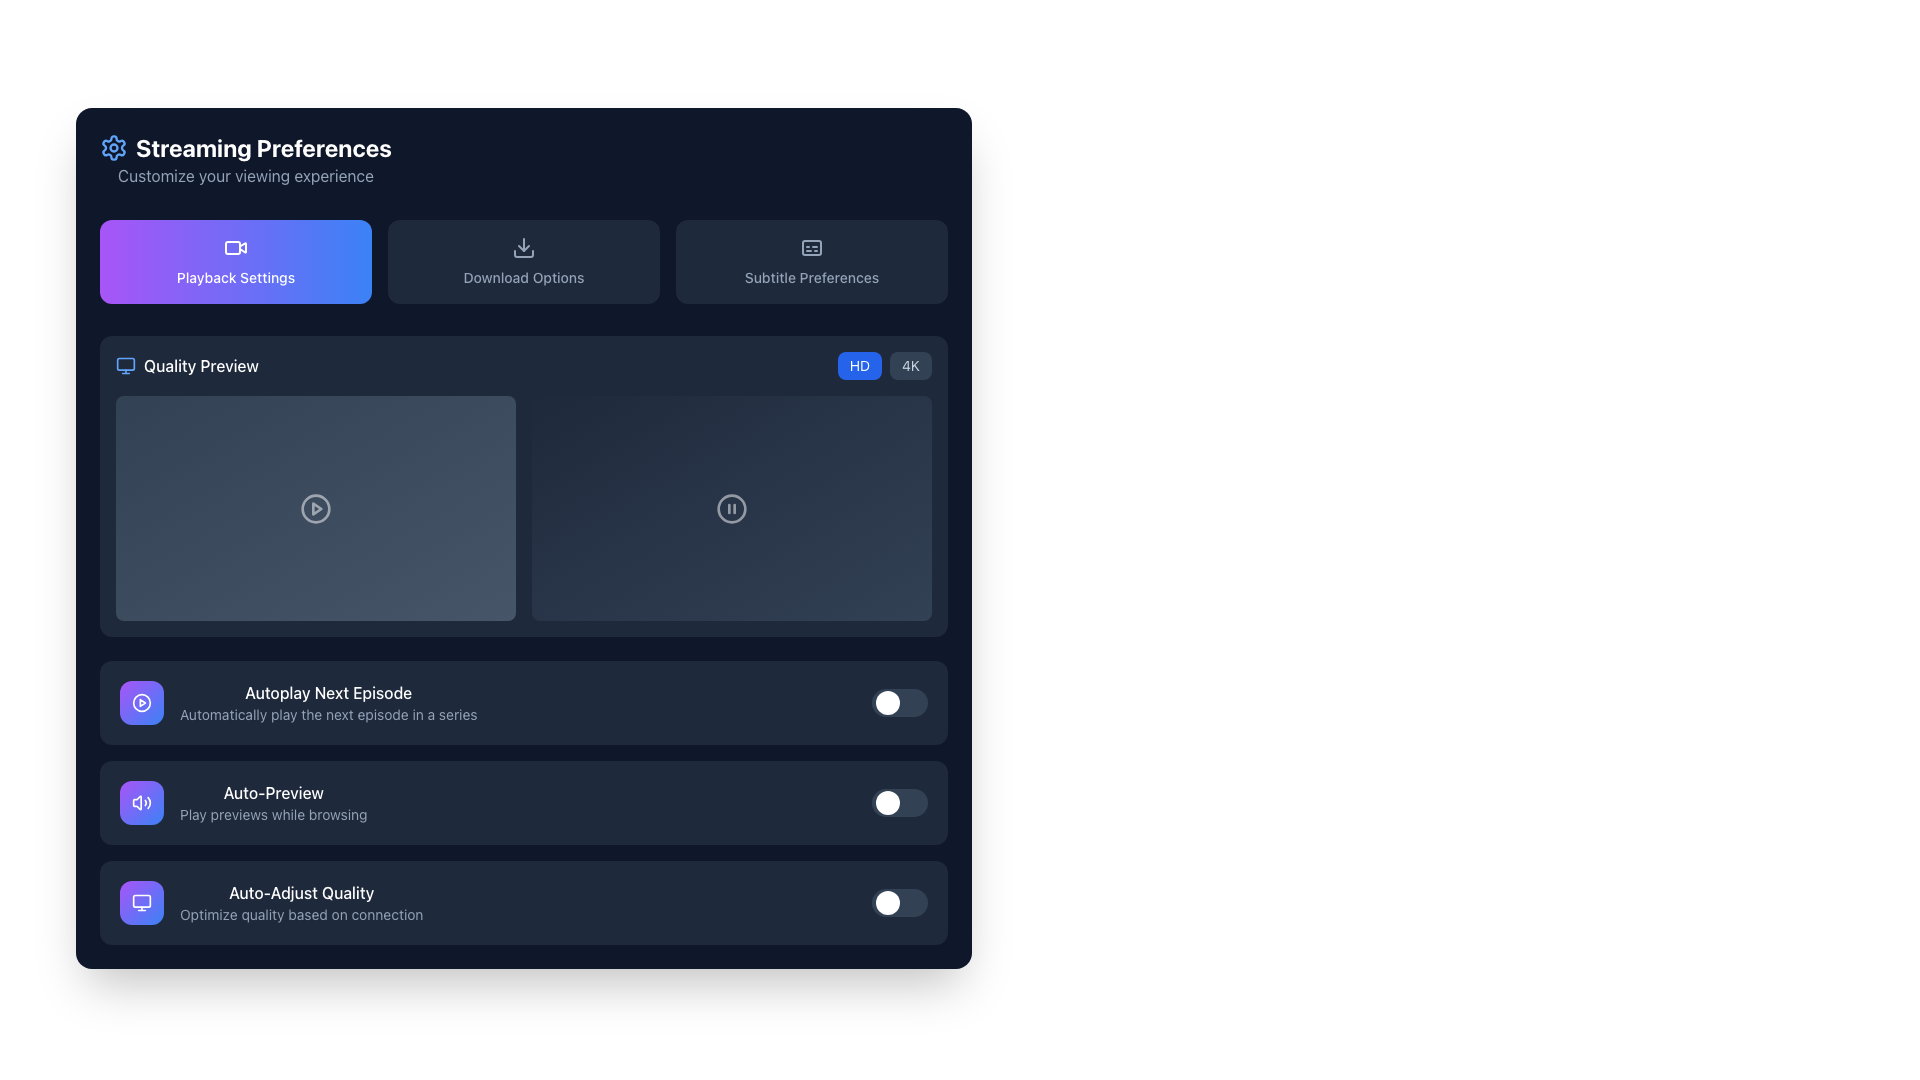 This screenshot has width=1920, height=1080. What do you see at coordinates (910, 366) in the screenshot?
I see `the button in the top-right section of the 'Quality Preview' area` at bounding box center [910, 366].